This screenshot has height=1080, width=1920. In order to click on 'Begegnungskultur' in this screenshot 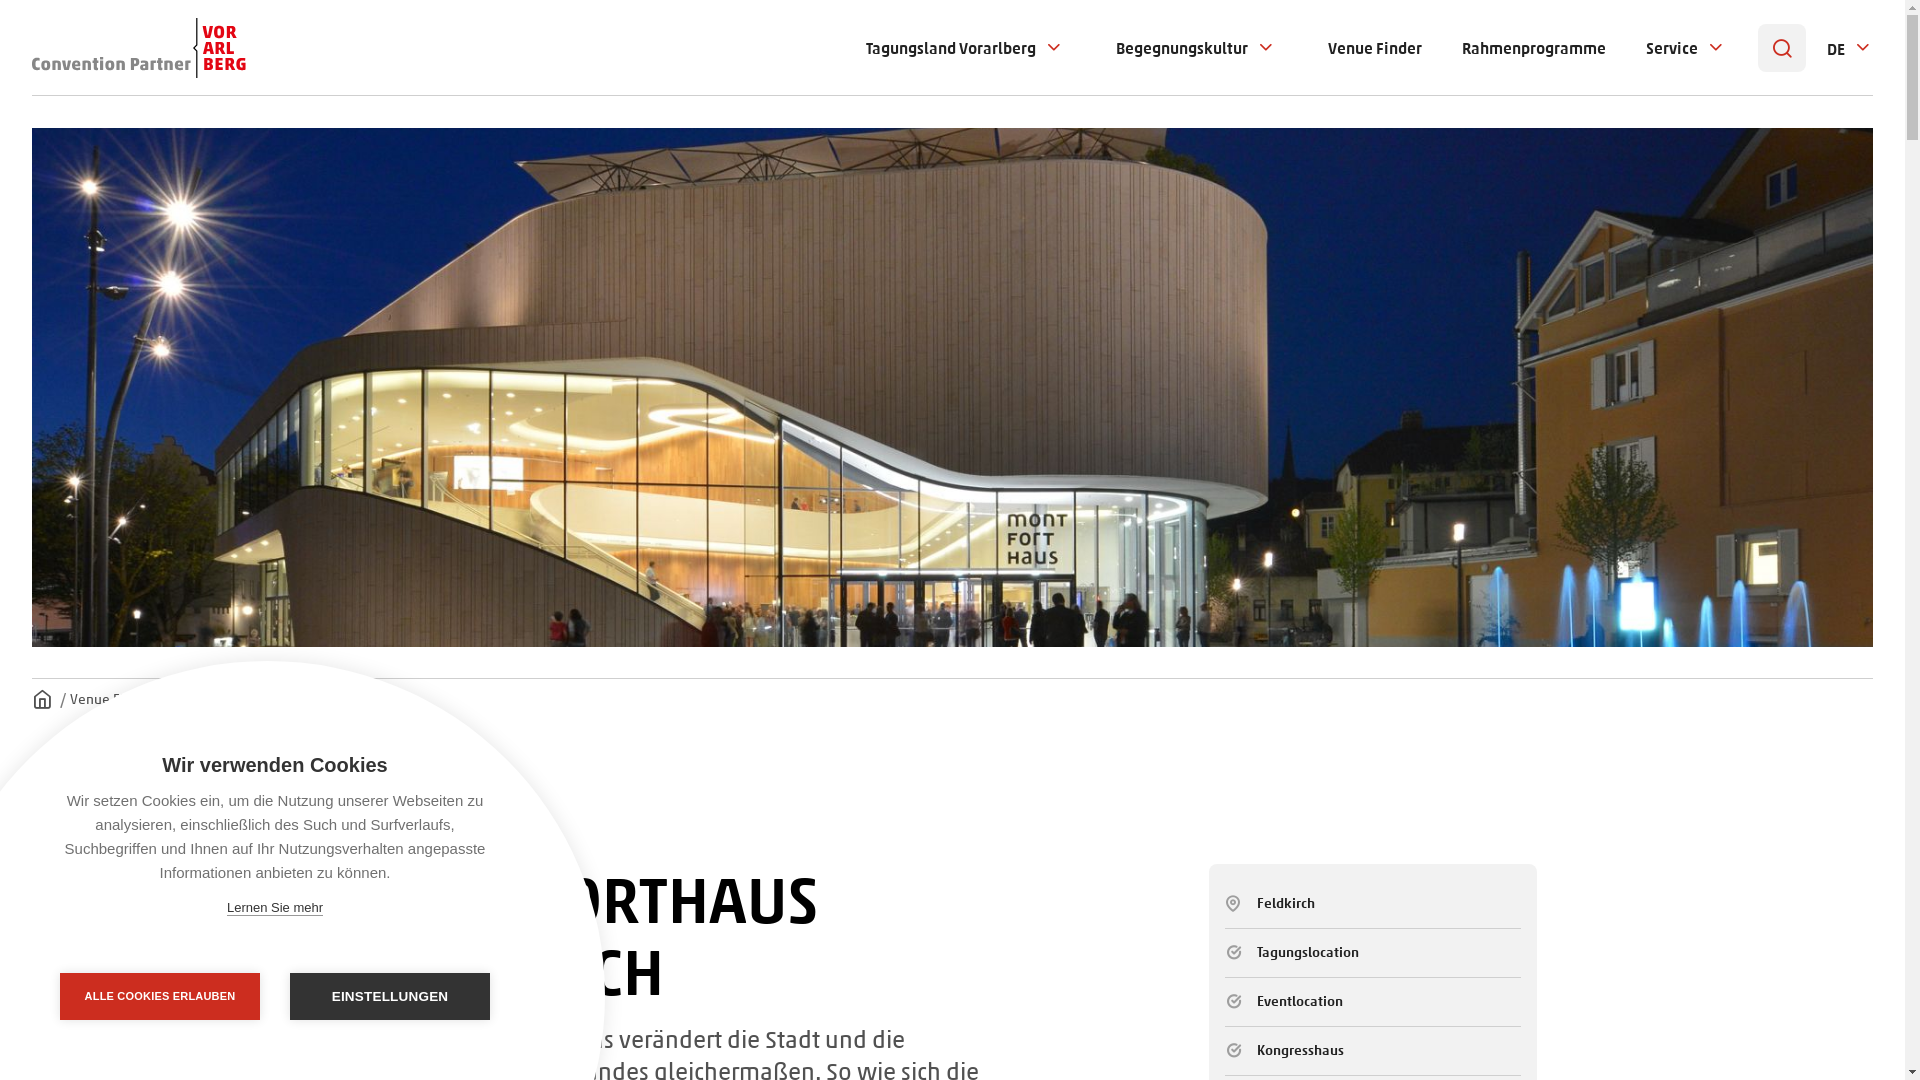, I will do `click(1181, 46)`.